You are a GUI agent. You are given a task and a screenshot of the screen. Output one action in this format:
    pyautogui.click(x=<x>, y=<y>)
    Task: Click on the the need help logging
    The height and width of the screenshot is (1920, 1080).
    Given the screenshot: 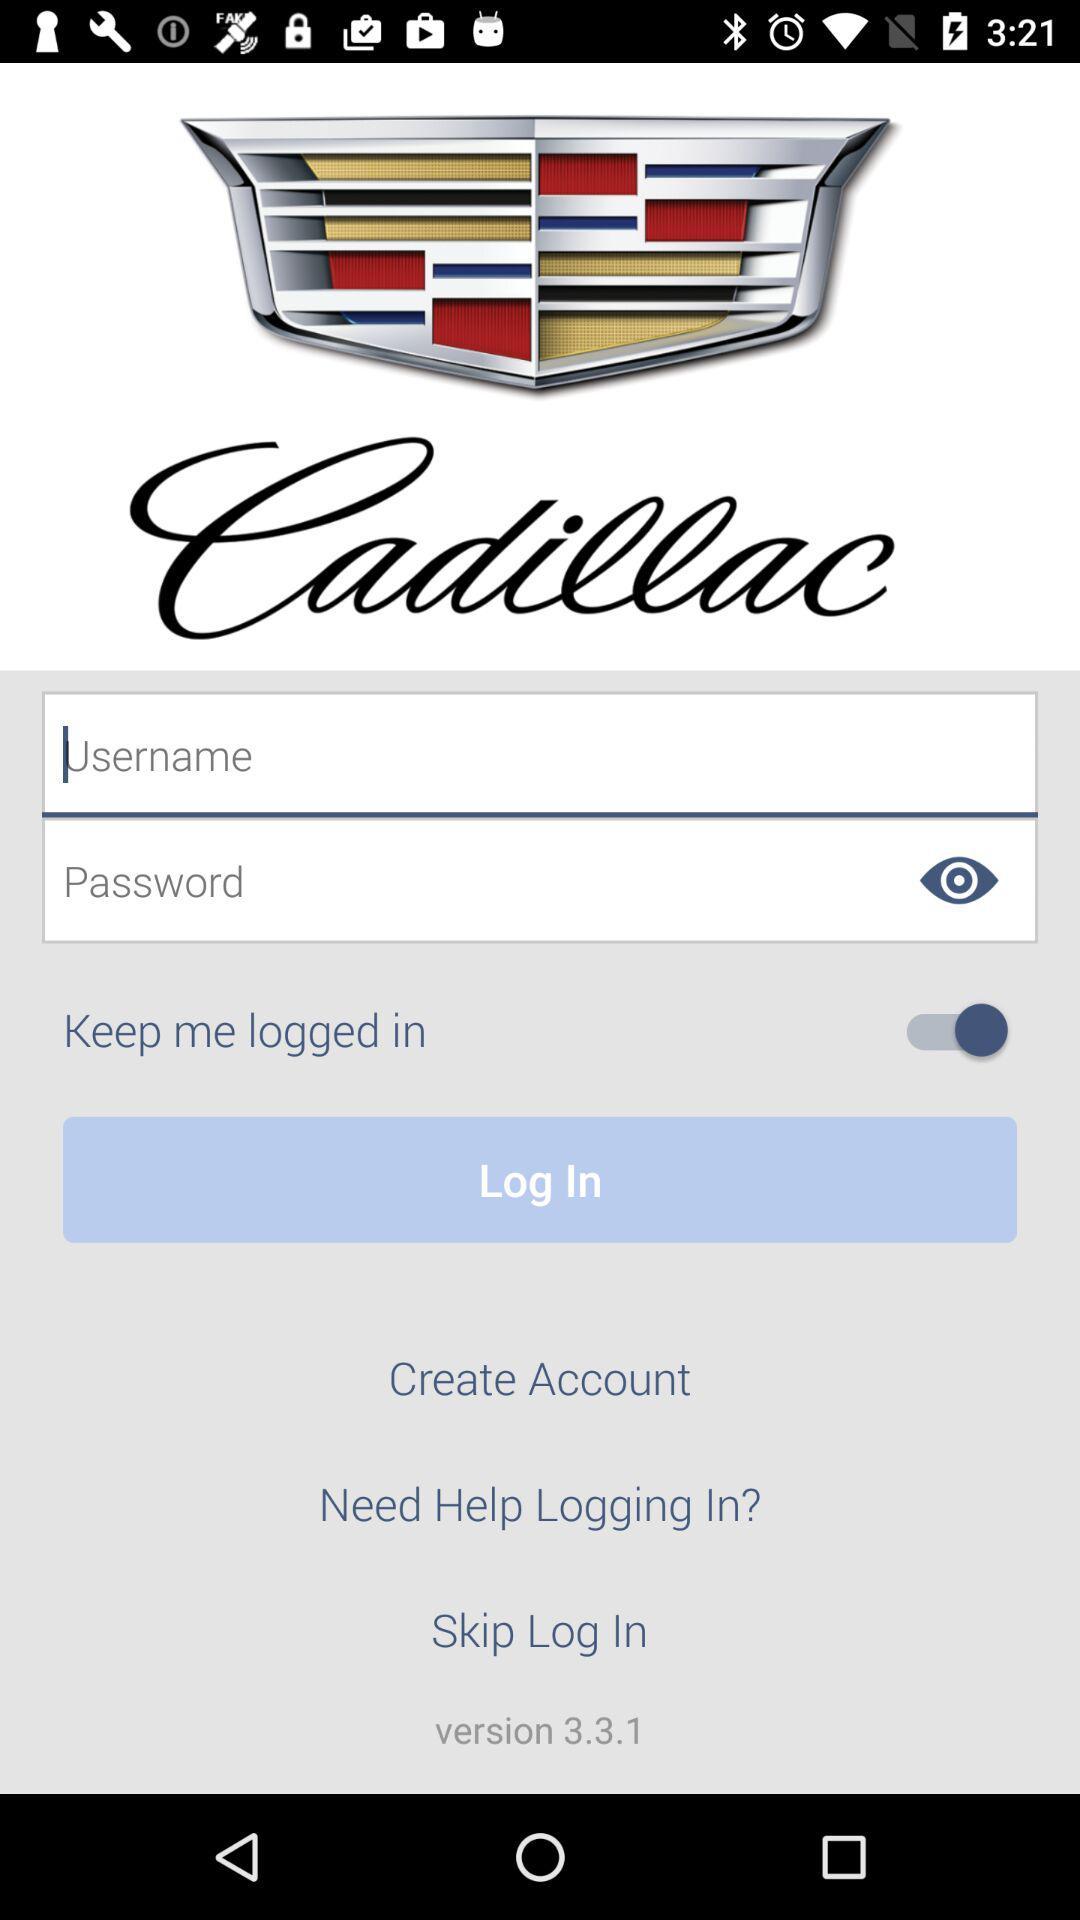 What is the action you would take?
    pyautogui.click(x=540, y=1515)
    